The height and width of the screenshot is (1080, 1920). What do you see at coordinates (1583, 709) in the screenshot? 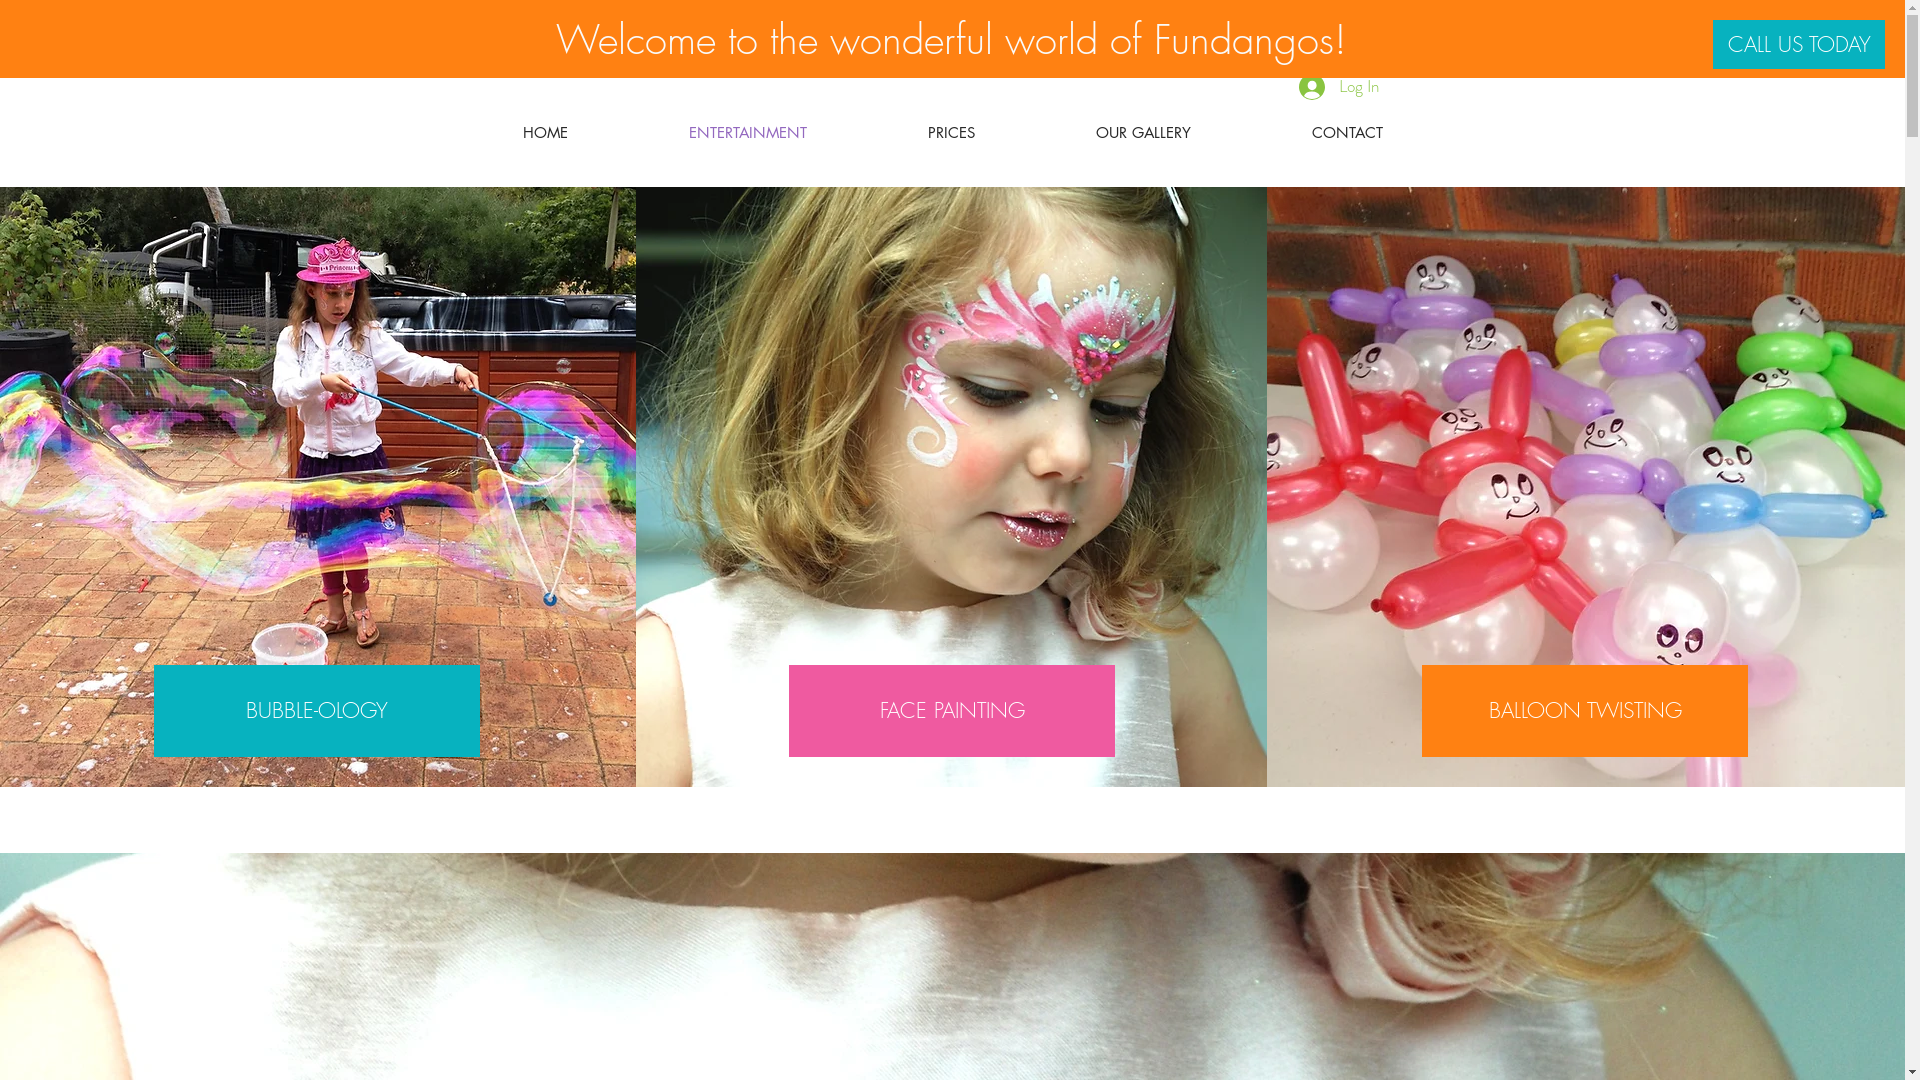
I see `'BALLOON TWISTING'` at bounding box center [1583, 709].